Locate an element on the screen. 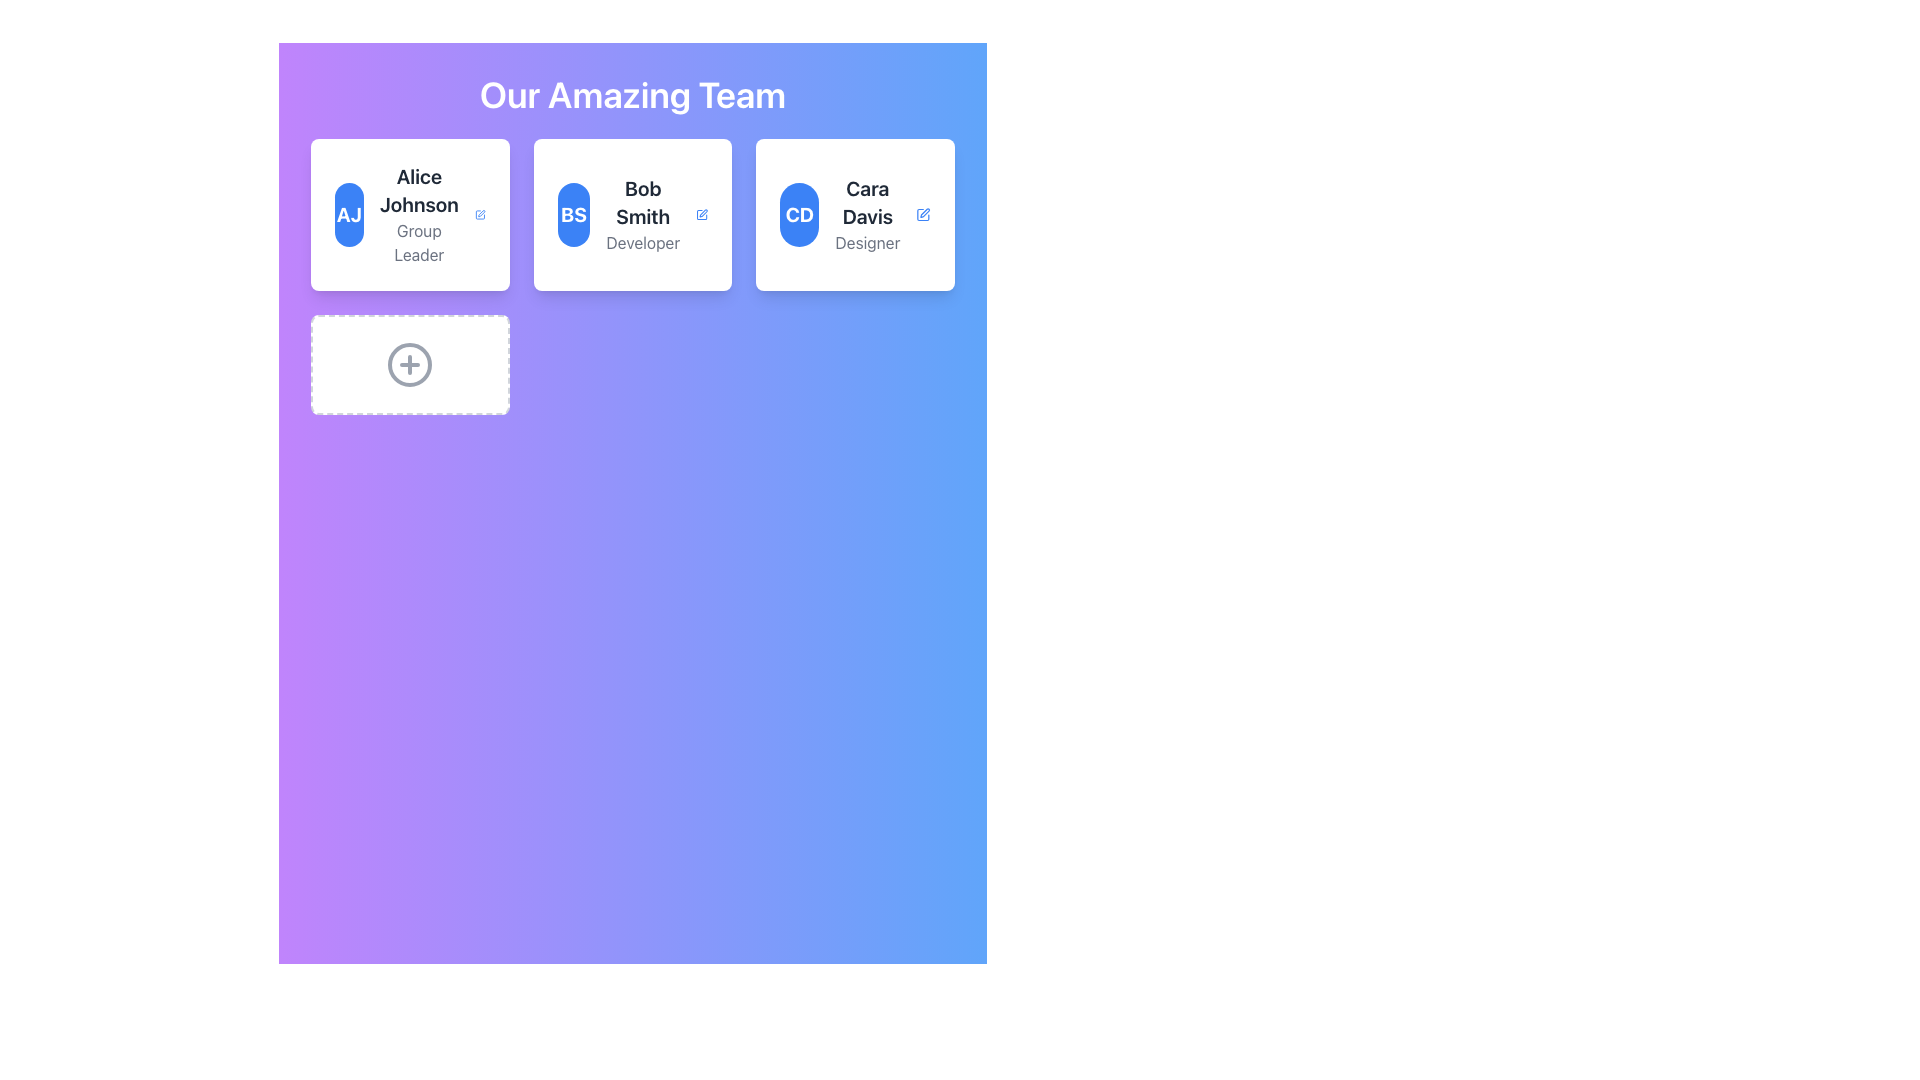 The width and height of the screenshot is (1920, 1080). the label that indicates the role or title associated with 'Bob Smith', located directly below his name within the same card representation is located at coordinates (643, 242).